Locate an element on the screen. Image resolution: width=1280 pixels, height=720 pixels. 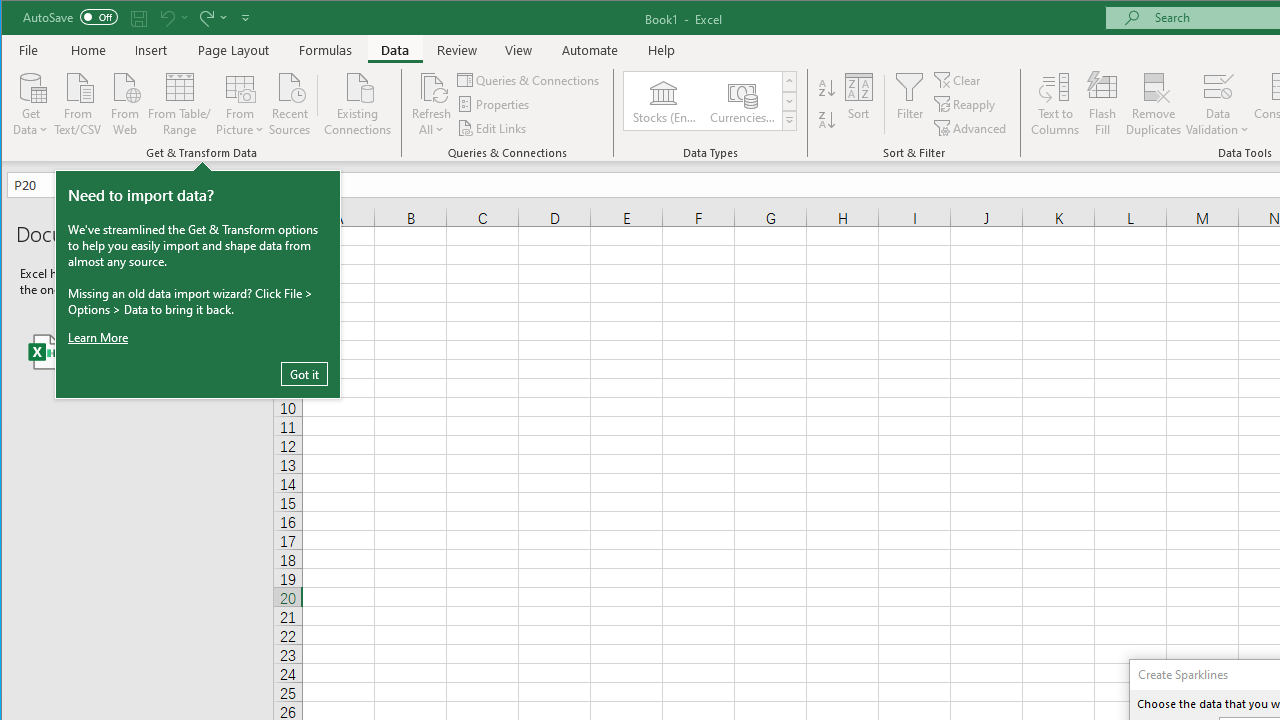
'Properties' is located at coordinates (495, 104).